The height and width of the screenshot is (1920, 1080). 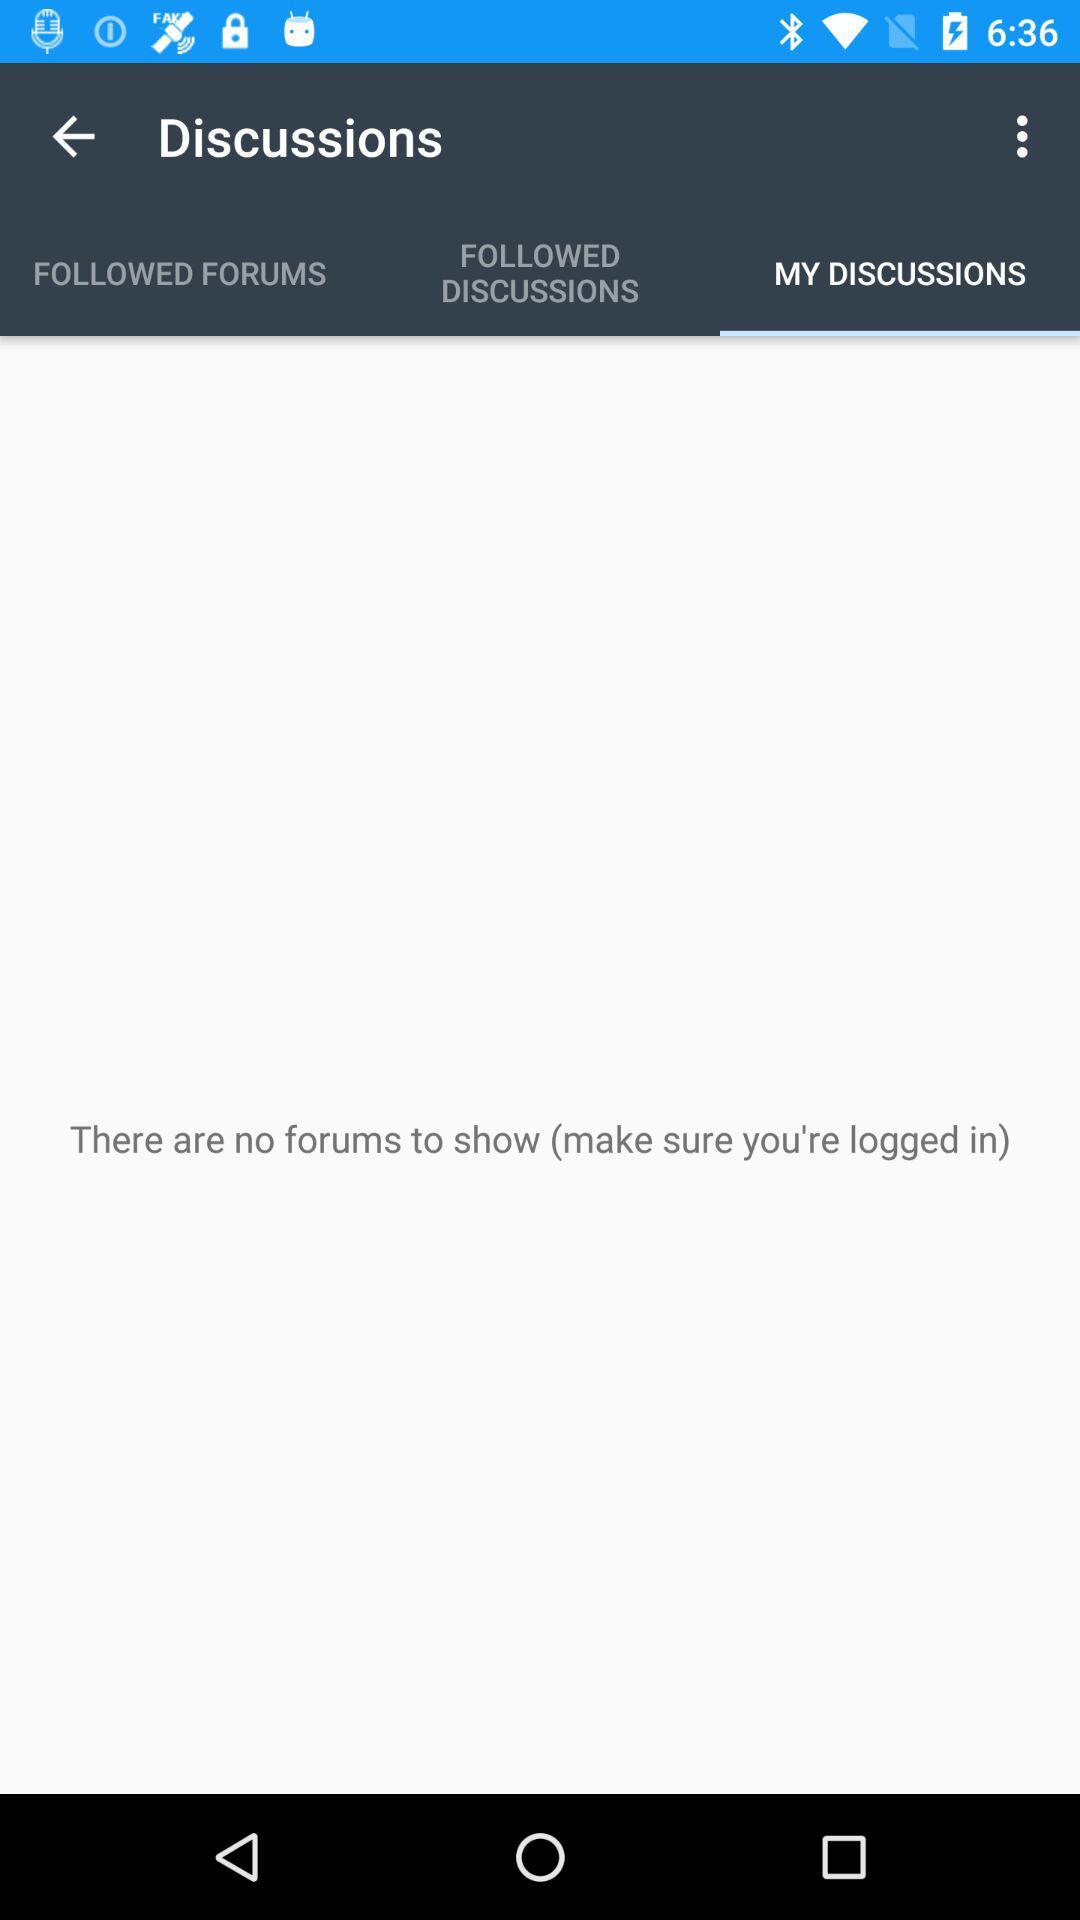 What do you see at coordinates (1027, 135) in the screenshot?
I see `icon next to the discussions` at bounding box center [1027, 135].